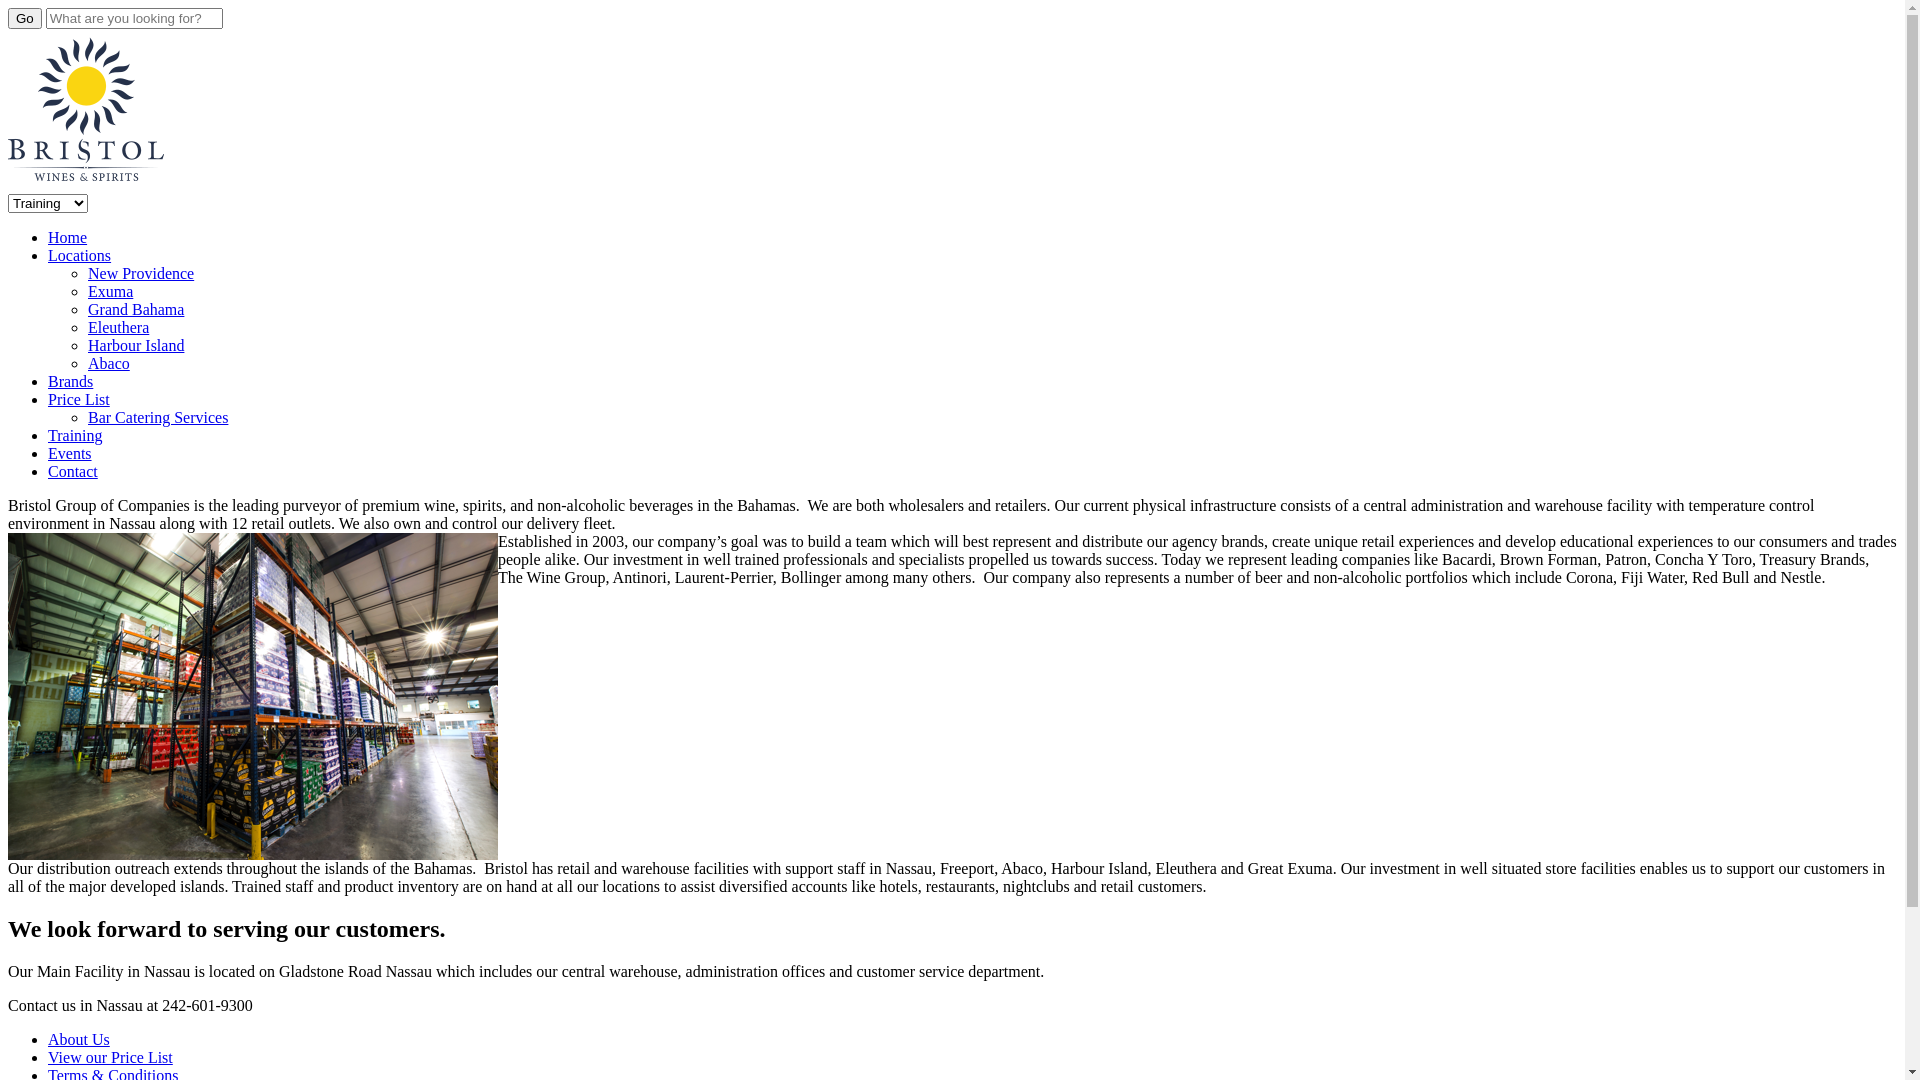 Image resolution: width=1920 pixels, height=1080 pixels. What do you see at coordinates (48, 1038) in the screenshot?
I see `'About Us'` at bounding box center [48, 1038].